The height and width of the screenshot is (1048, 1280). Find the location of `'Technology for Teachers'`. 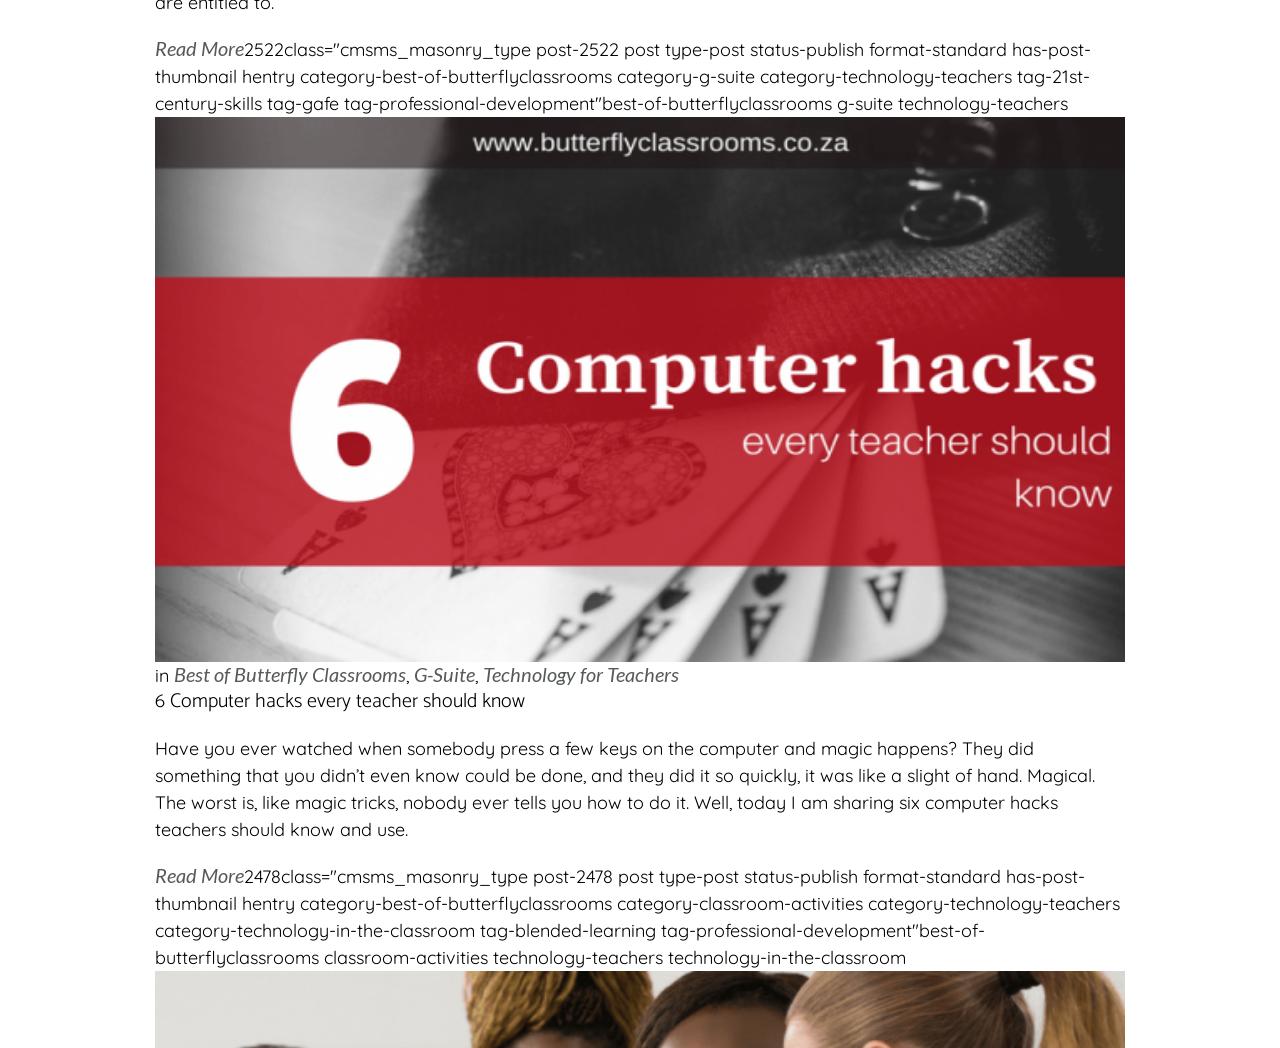

'Technology for Teachers' is located at coordinates (482, 673).